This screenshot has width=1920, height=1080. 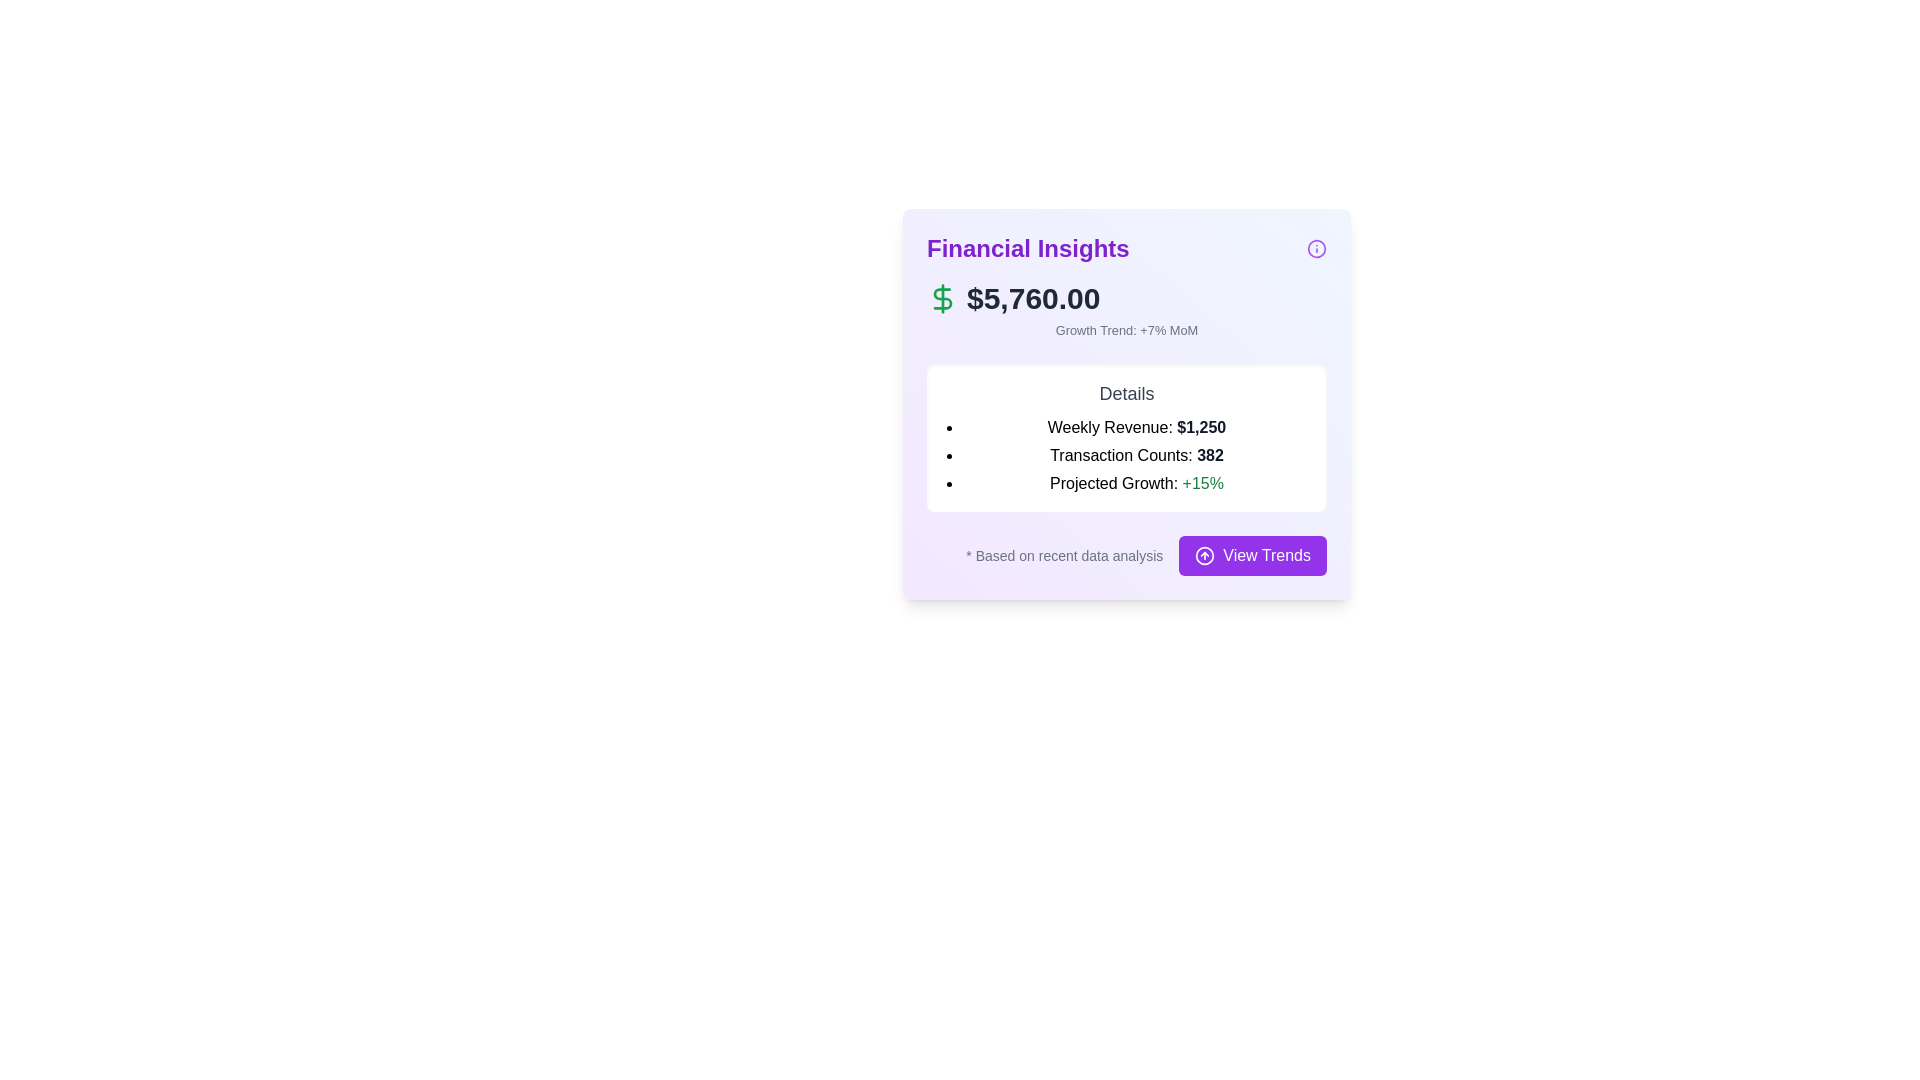 I want to click on contextual information provided by the text label located directly below the financial figure '$5,760.00', centered within the box, so click(x=1127, y=329).